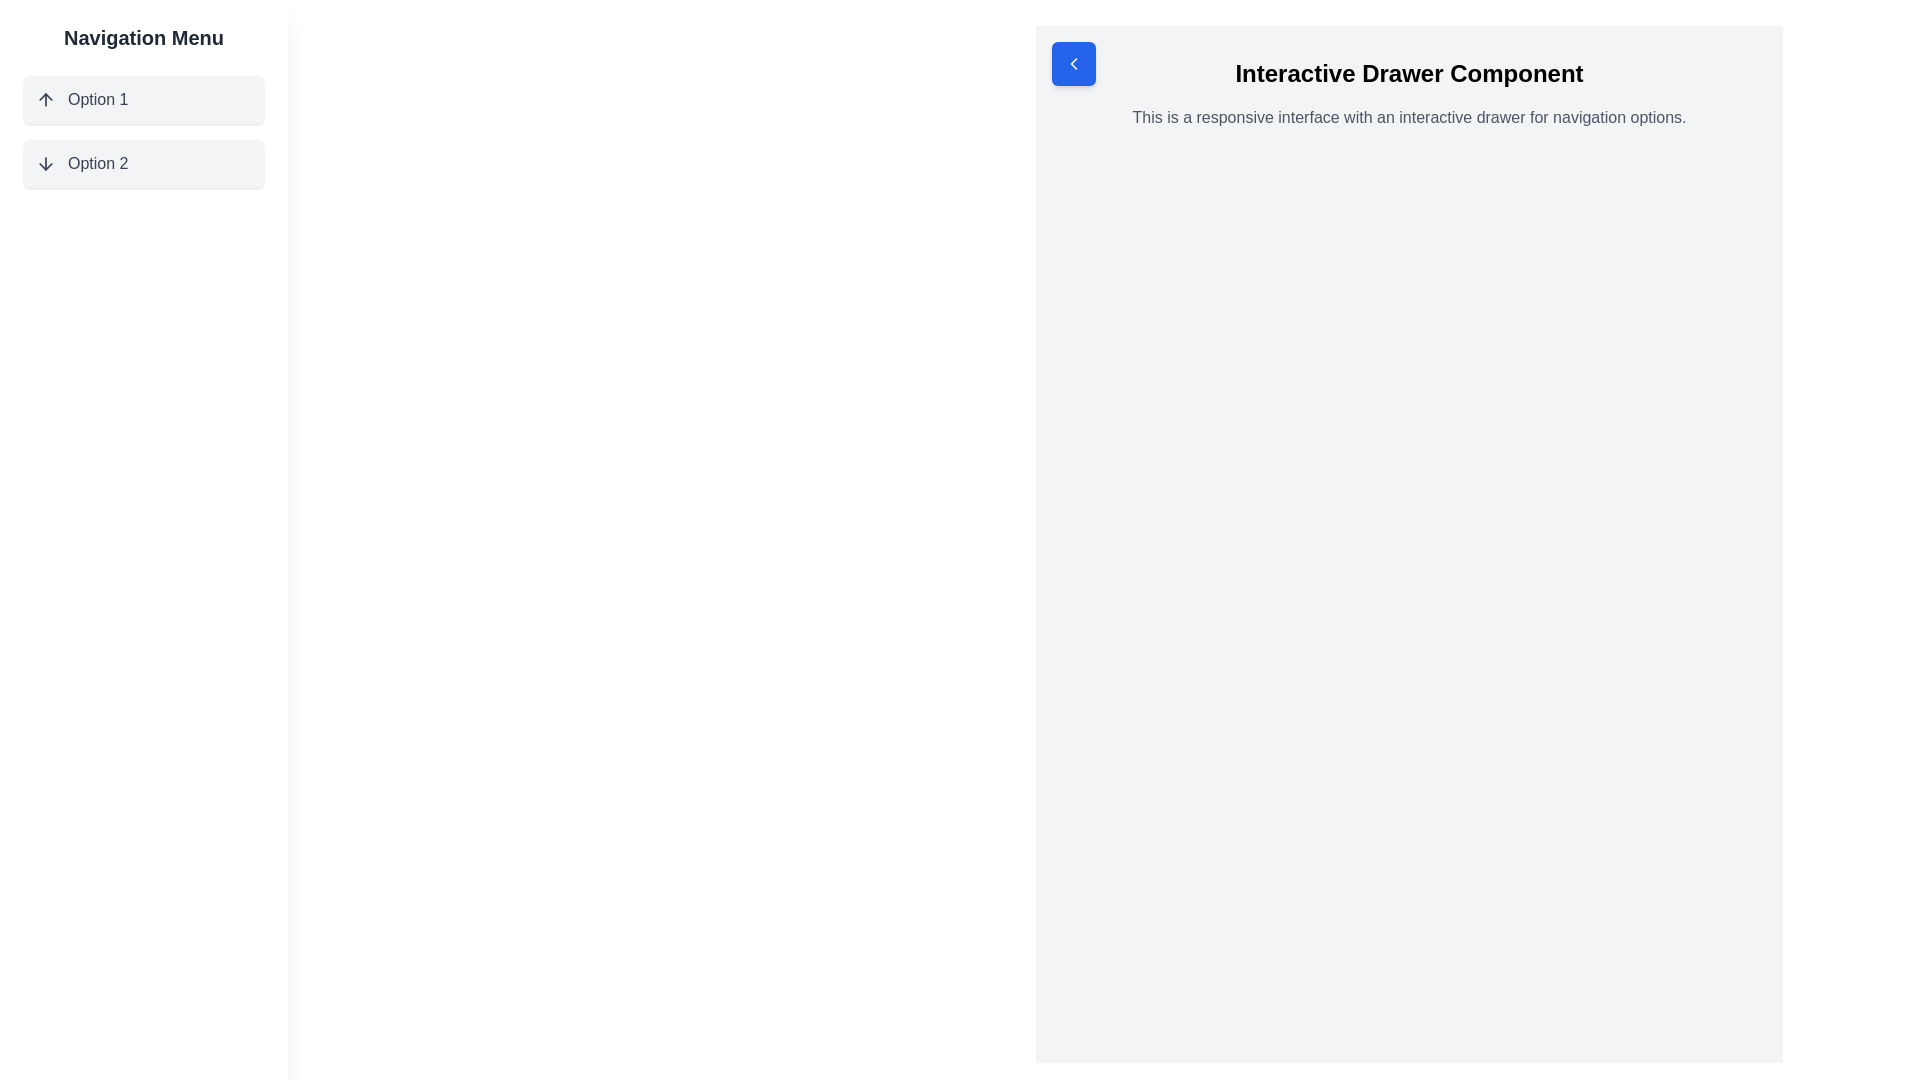 The width and height of the screenshot is (1920, 1080). I want to click on the second button in the vertical navigation menu located on the left side of the interface, directly beneath 'Option 1', so click(143, 163).